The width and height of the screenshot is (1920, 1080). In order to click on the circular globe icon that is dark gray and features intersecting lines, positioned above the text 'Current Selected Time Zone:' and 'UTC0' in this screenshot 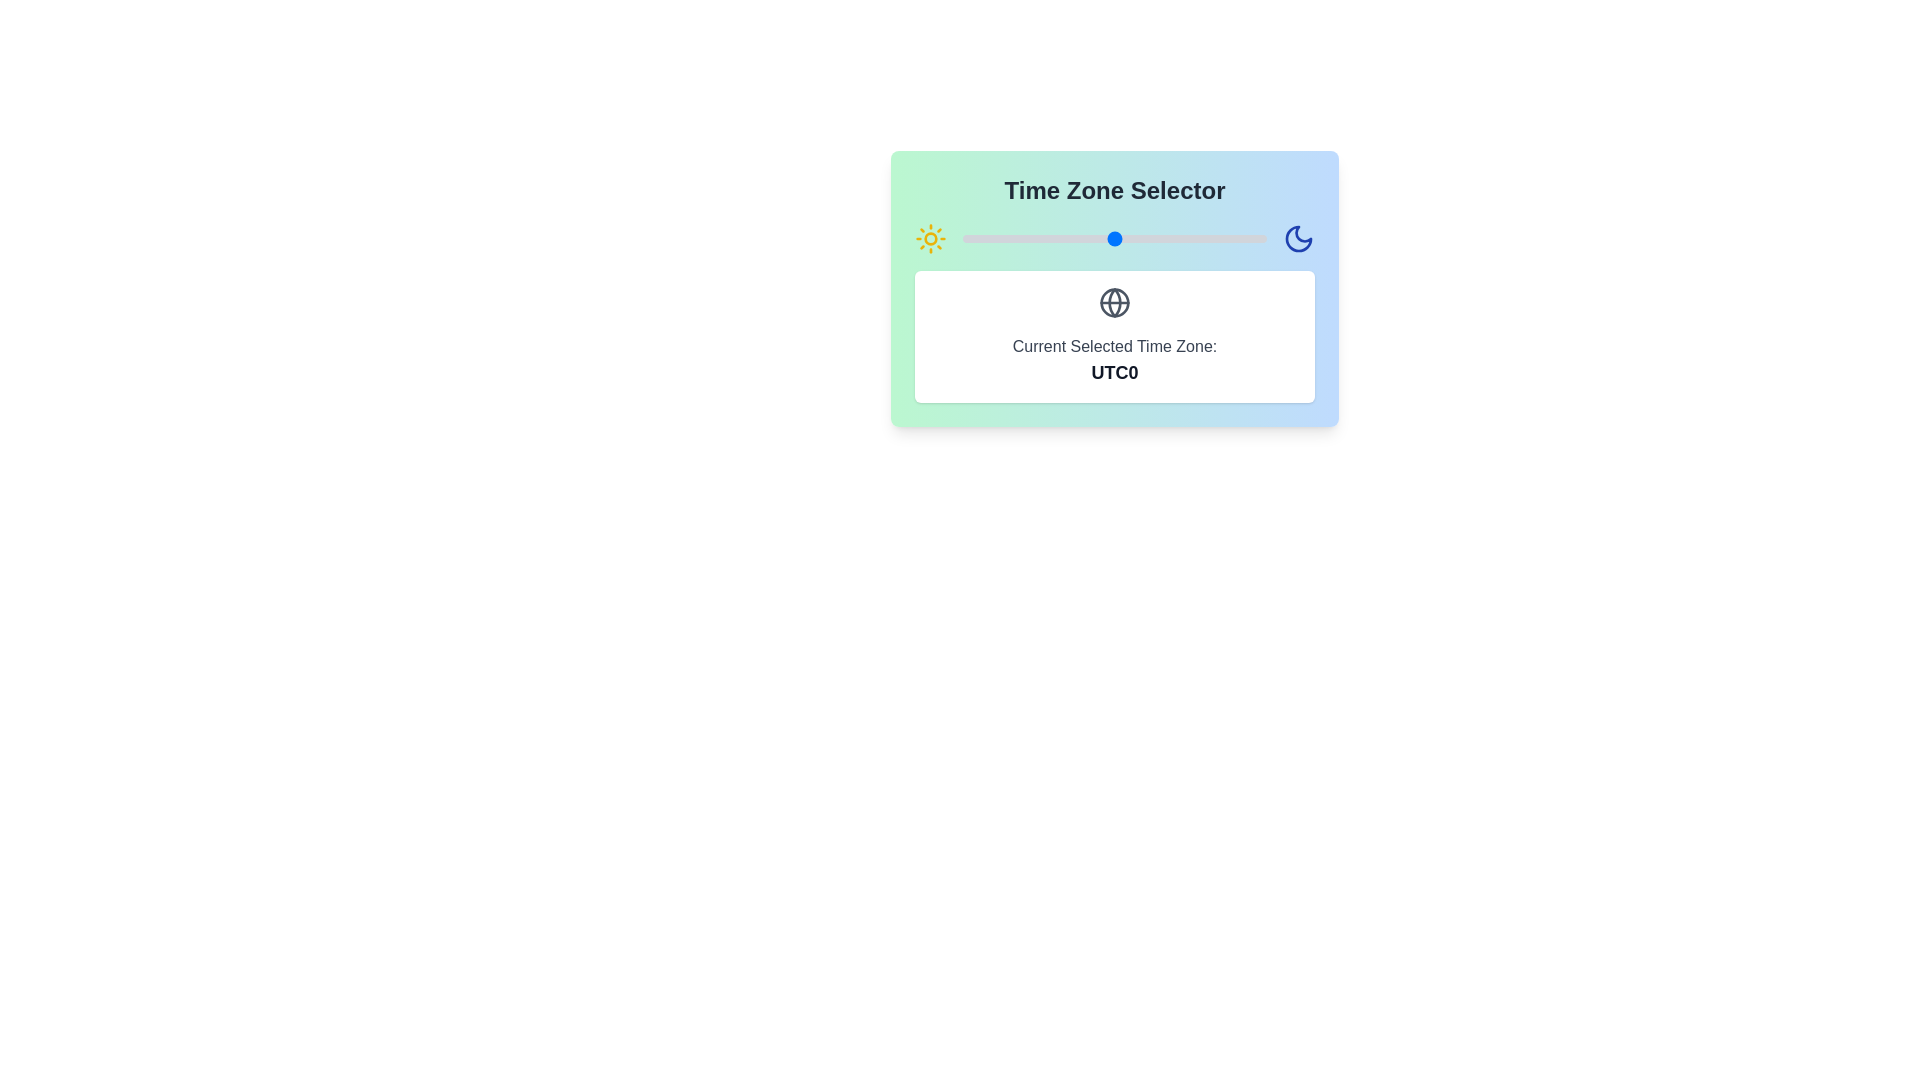, I will do `click(1113, 303)`.